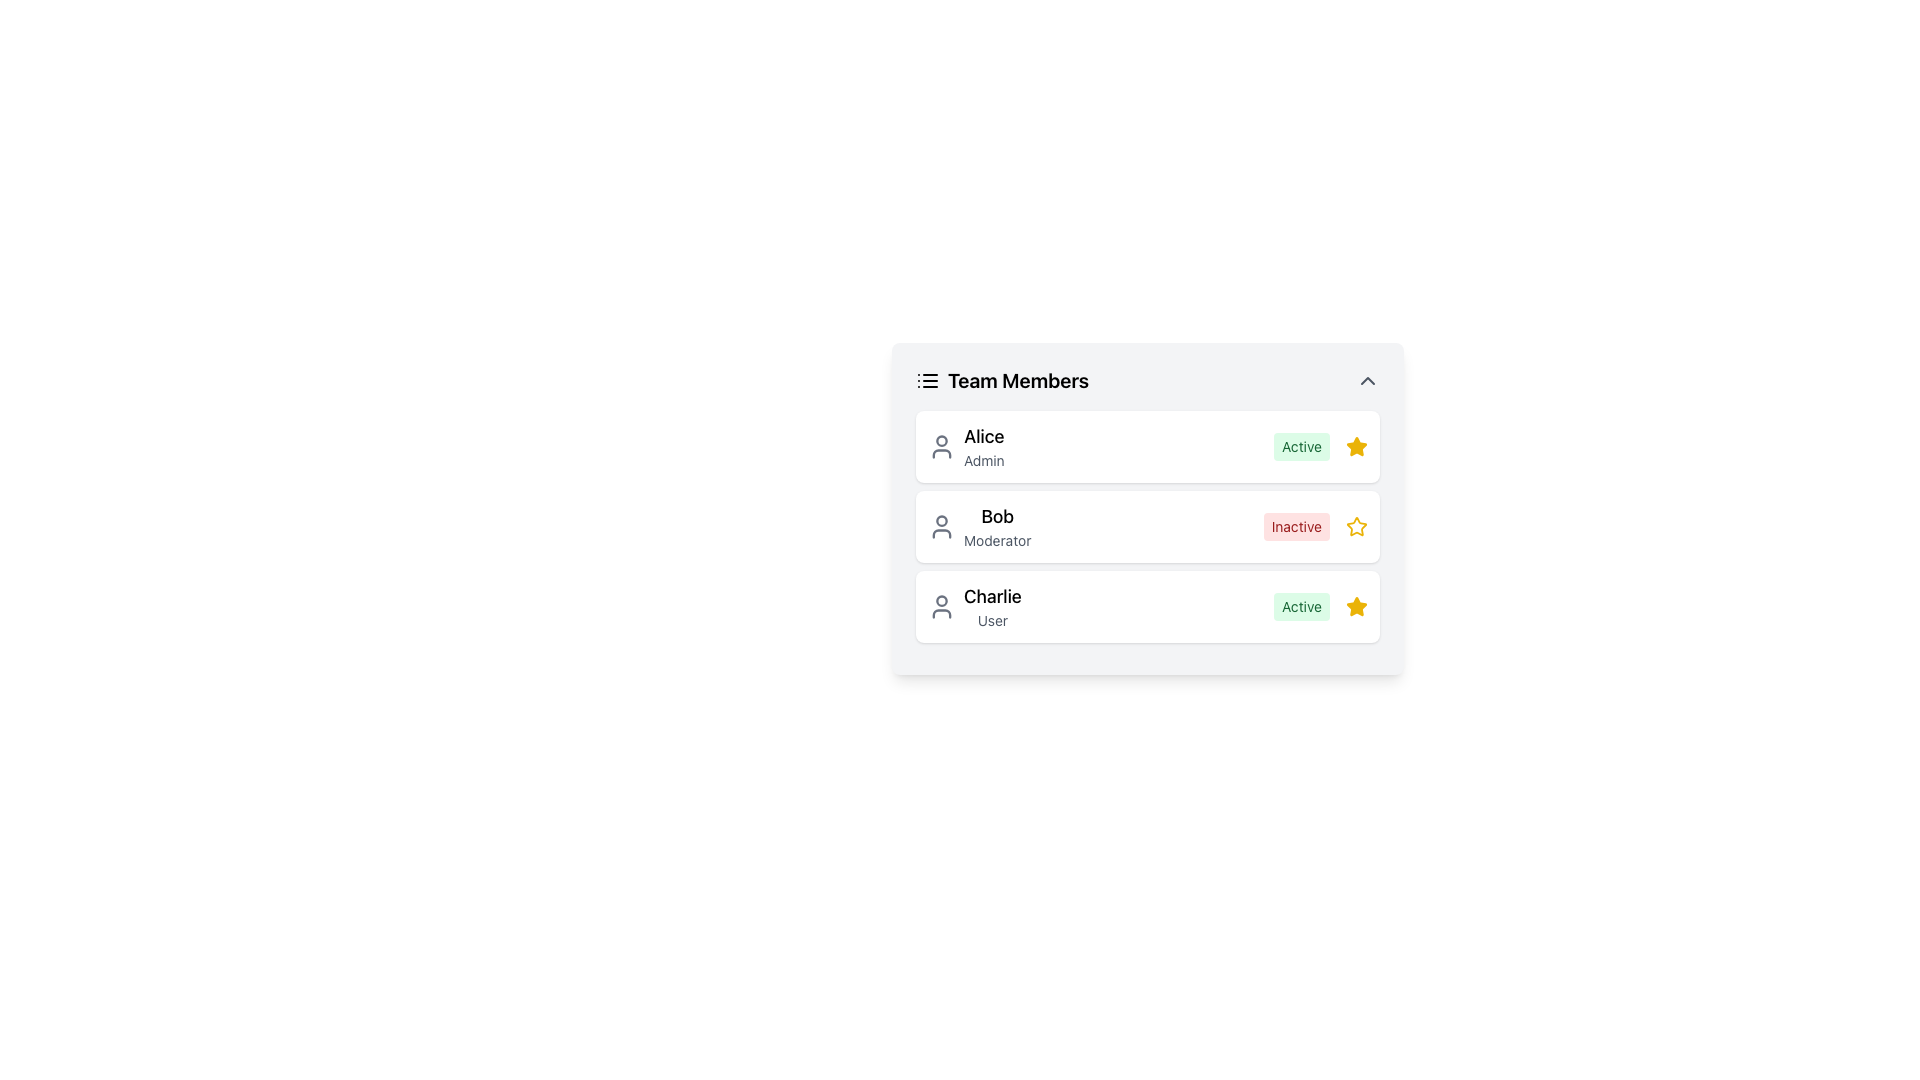 Image resolution: width=1920 pixels, height=1080 pixels. Describe the element at coordinates (1356, 524) in the screenshot. I see `the star icon in the row corresponding to user 'Bob'` at that location.